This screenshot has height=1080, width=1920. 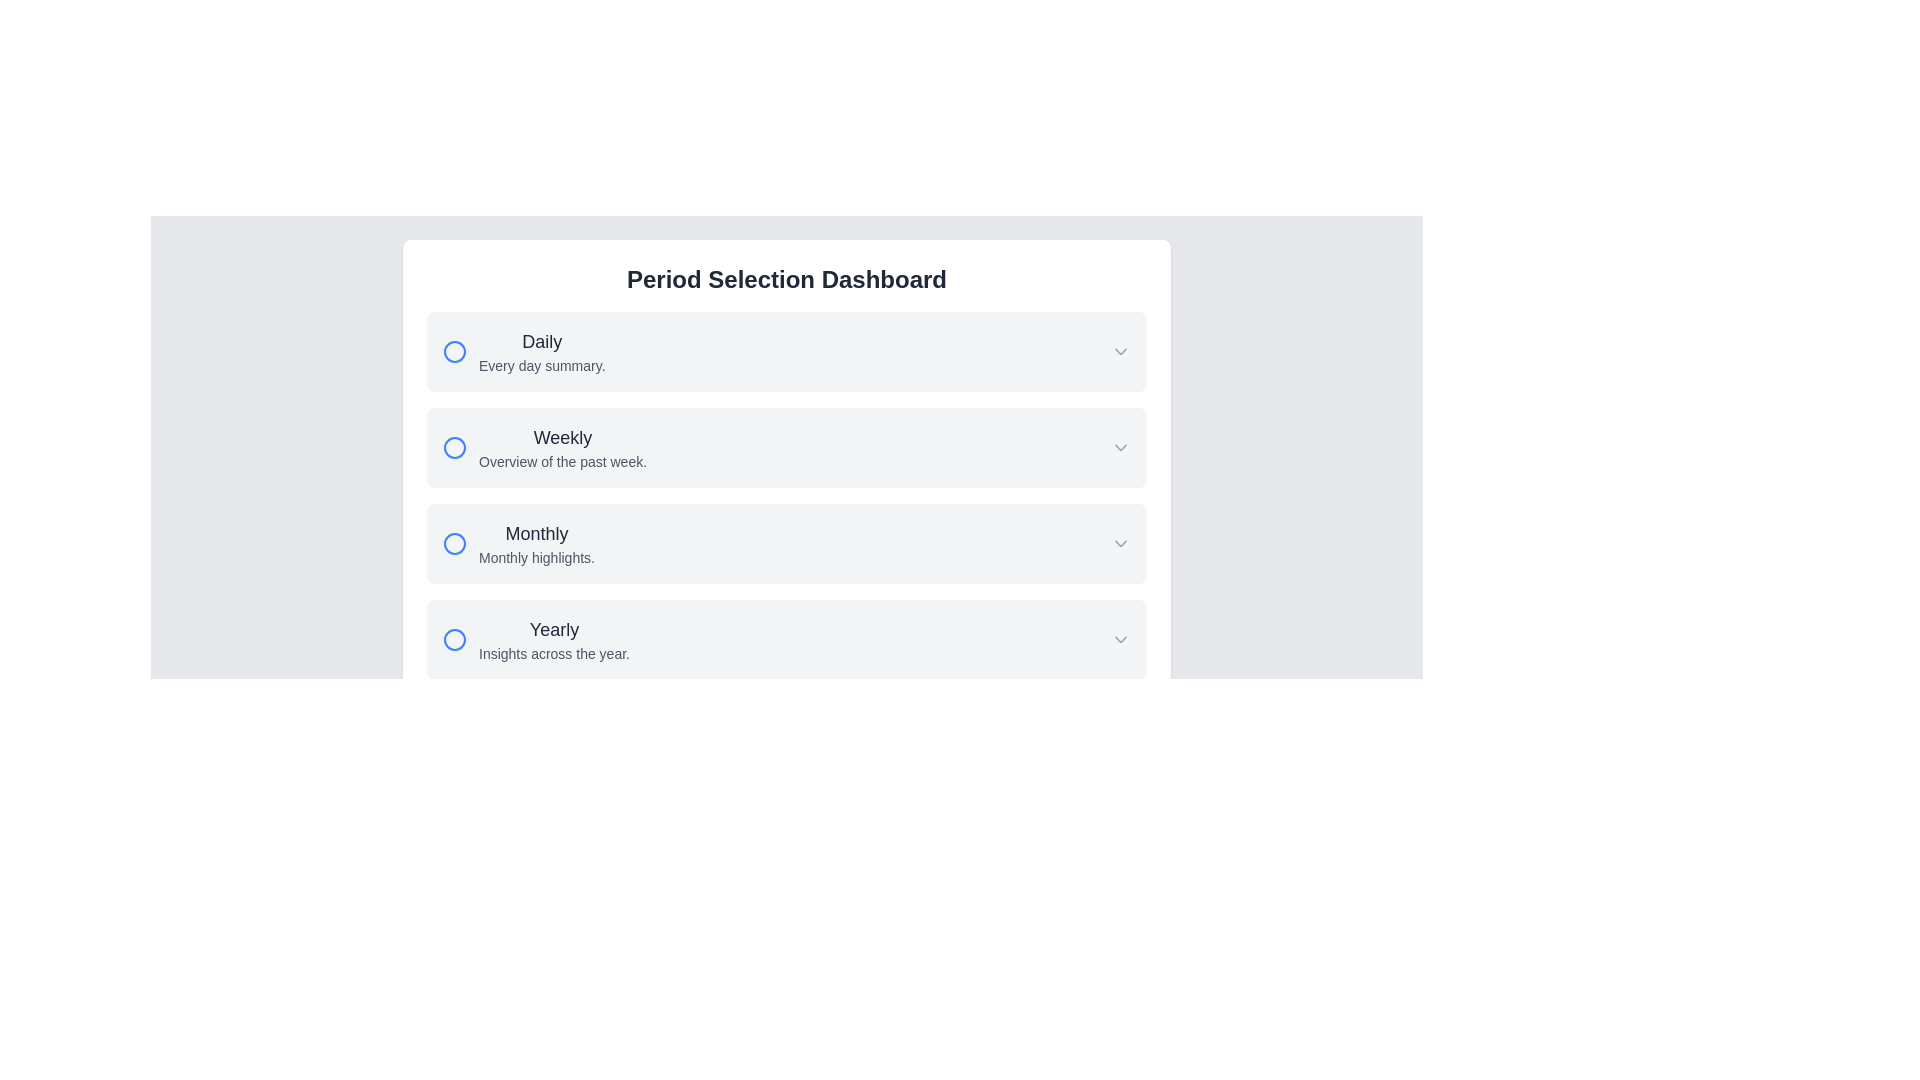 What do you see at coordinates (454, 543) in the screenshot?
I see `the radio button` at bounding box center [454, 543].